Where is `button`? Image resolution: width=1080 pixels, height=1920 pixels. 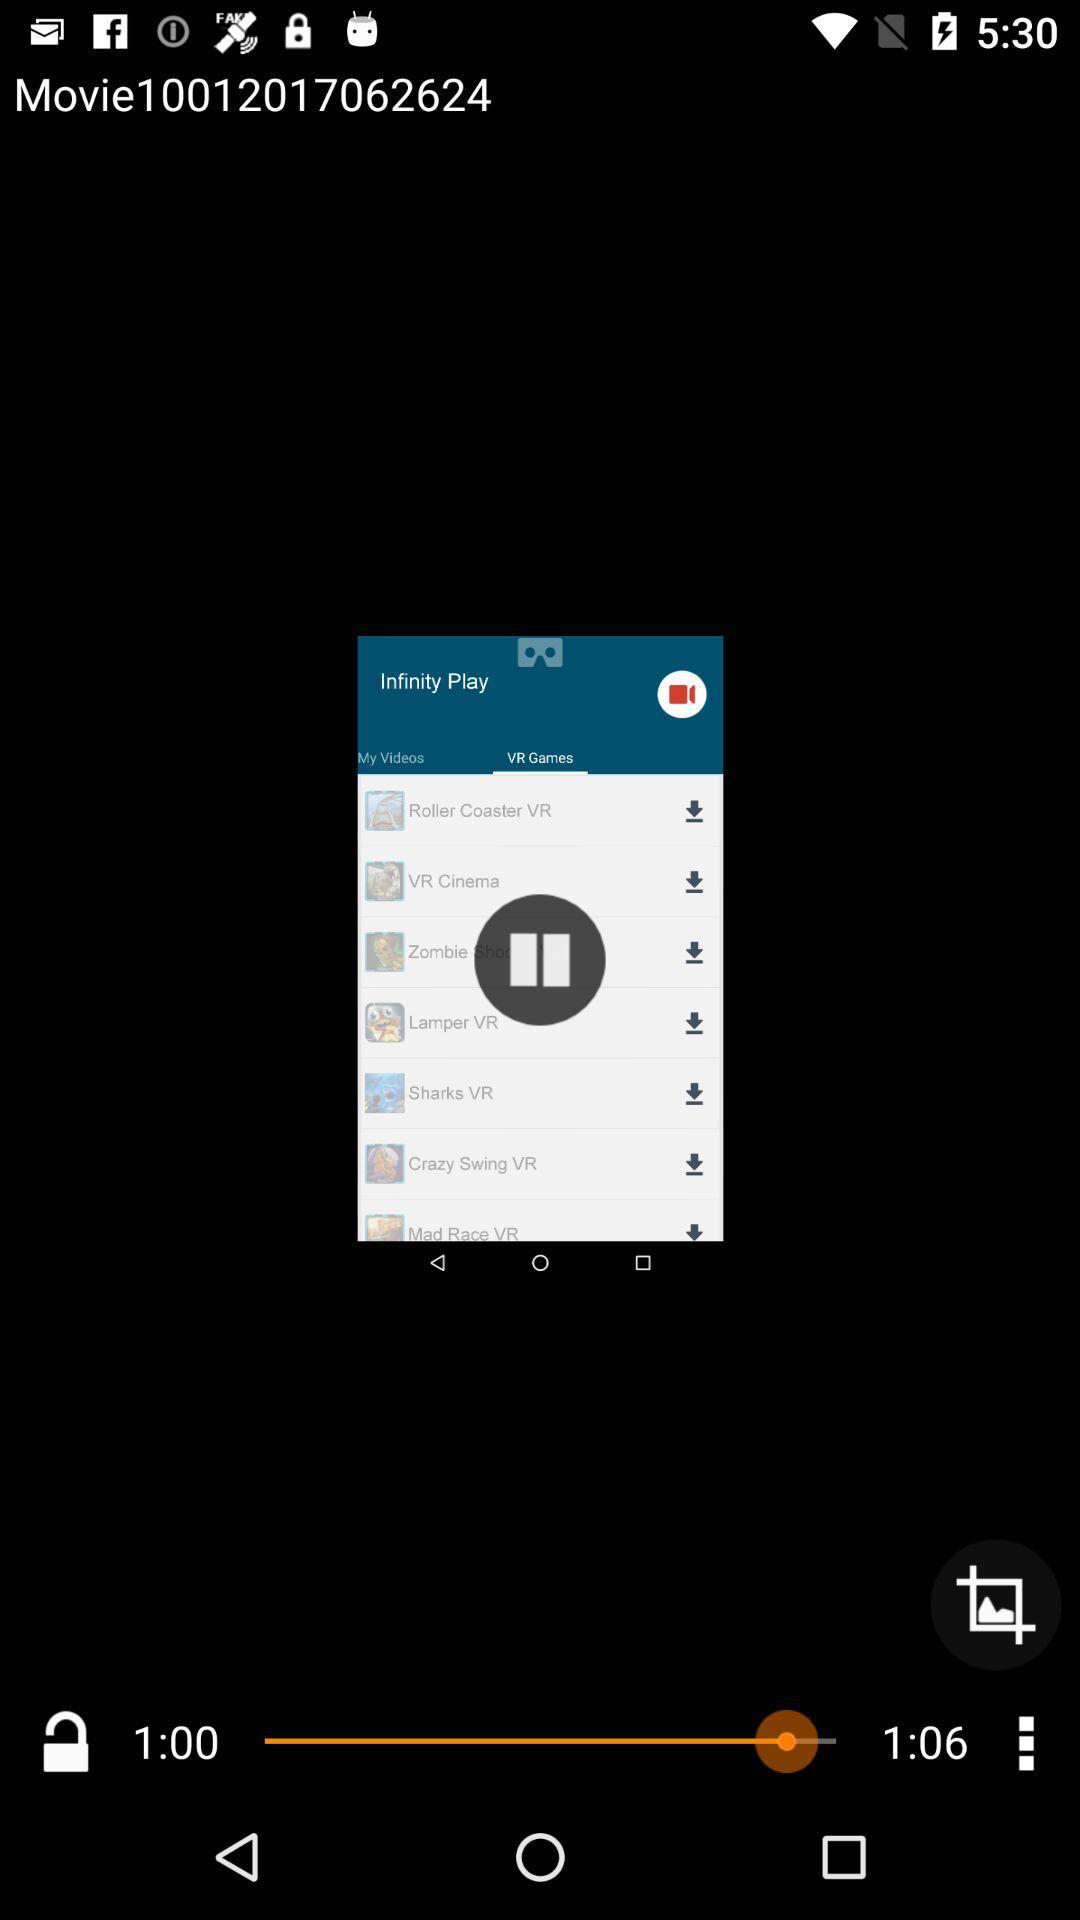
button is located at coordinates (540, 960).